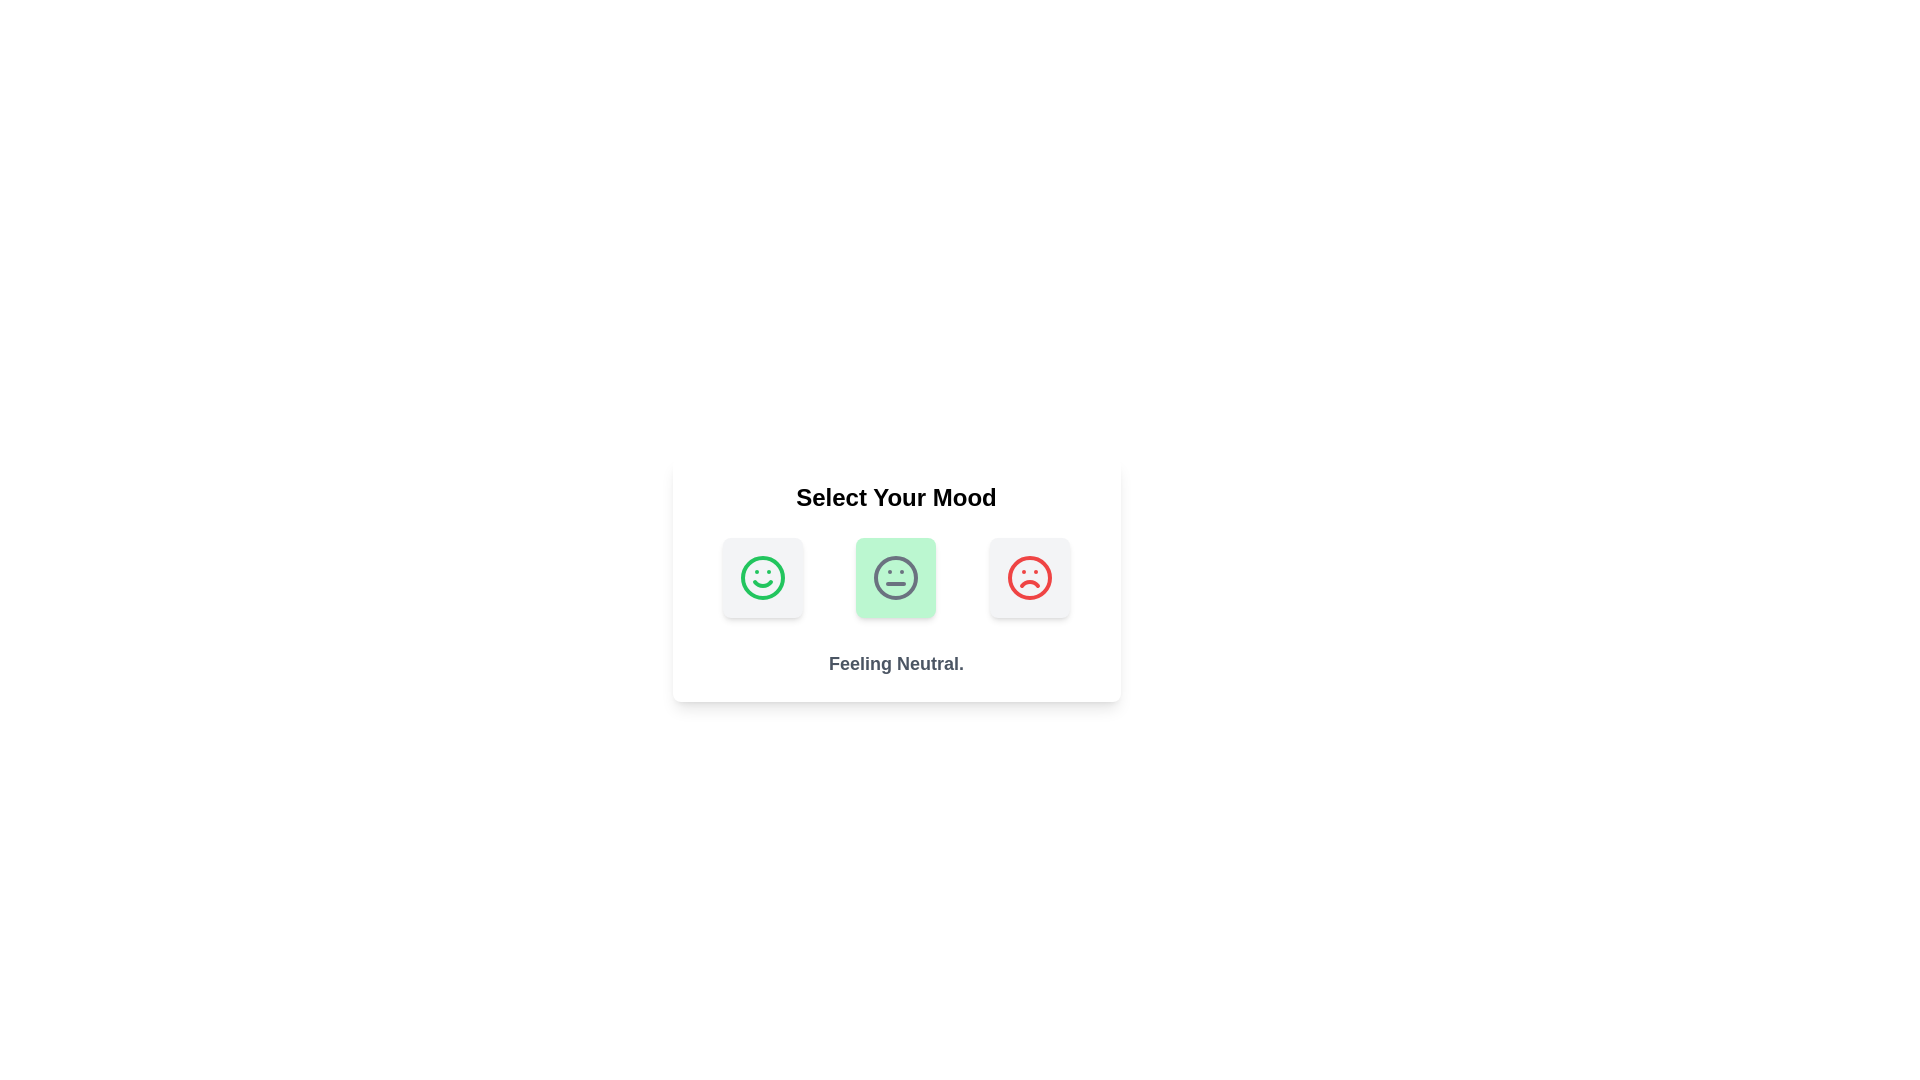  I want to click on the text header that displays 'Select Your Mood', which is bold and large, centrally aligned above the mood selection icons, so click(895, 496).